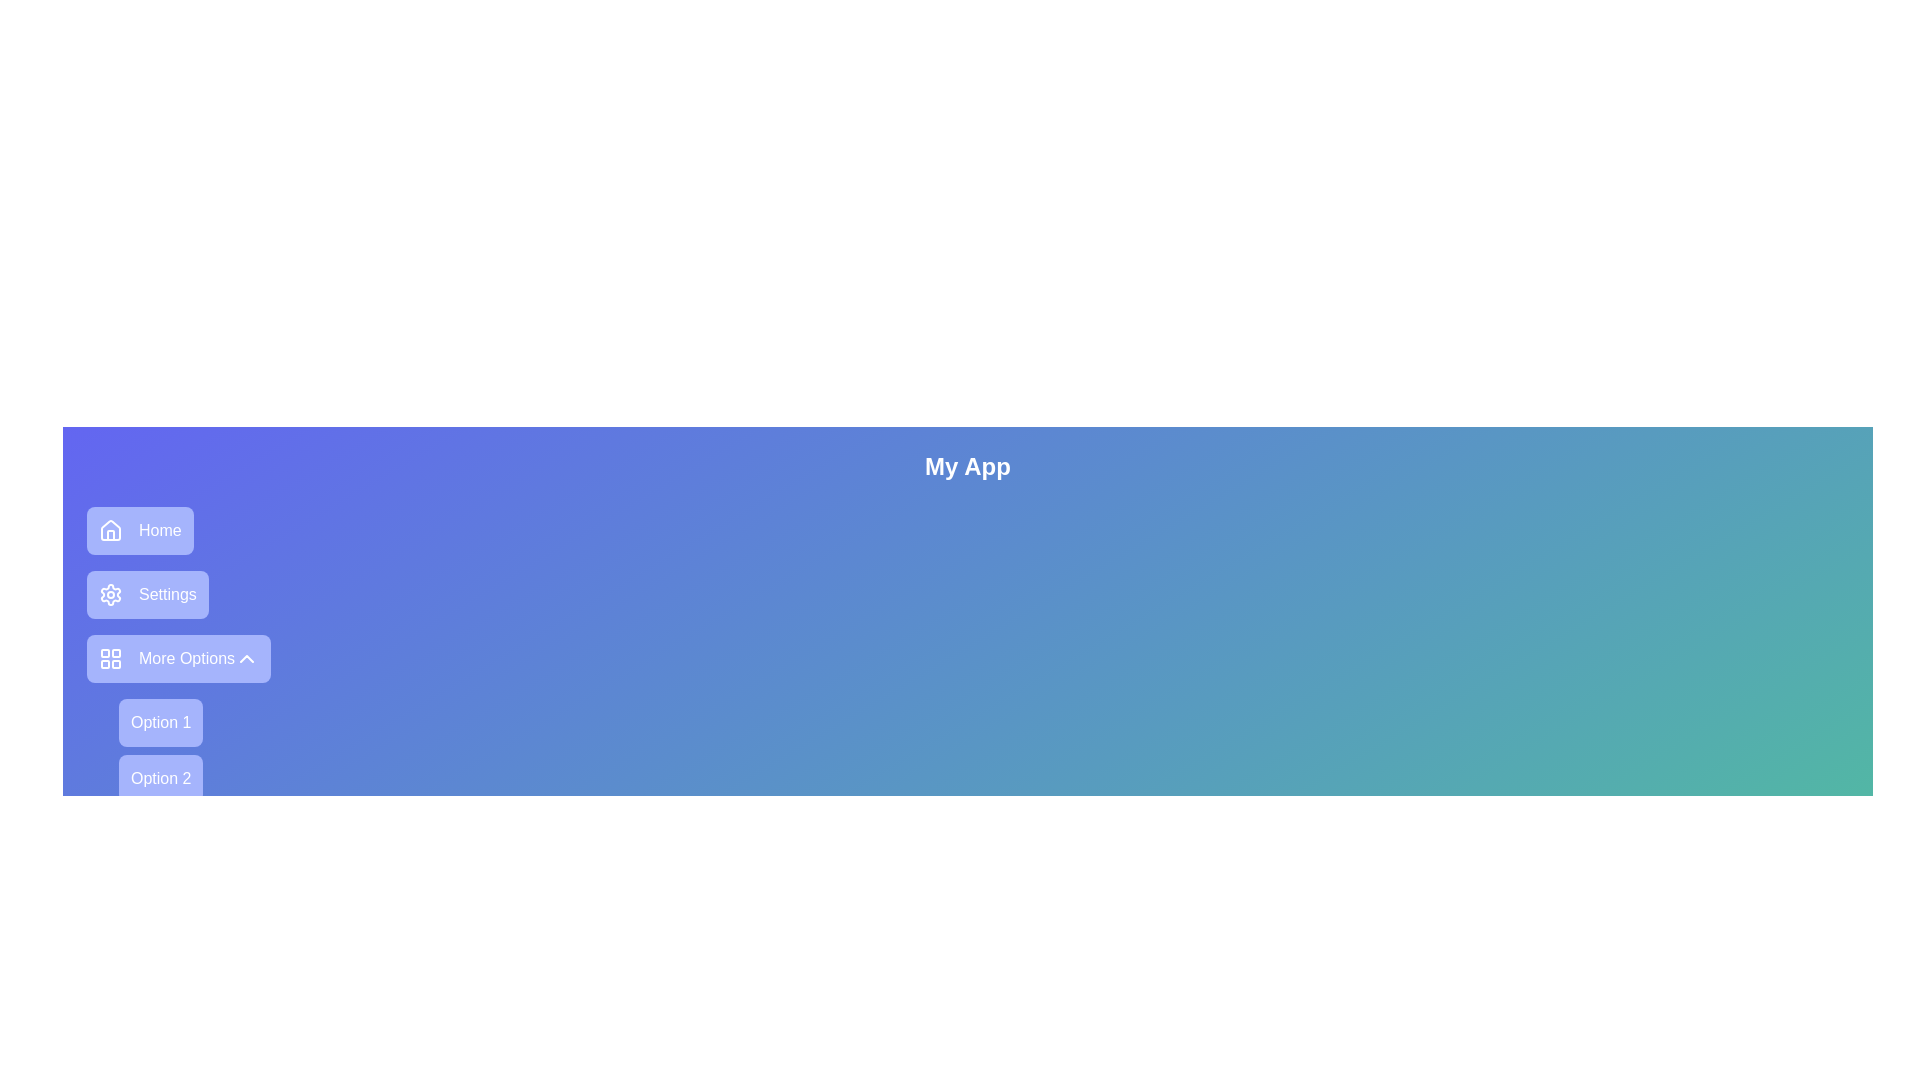  Describe the element at coordinates (178, 659) in the screenshot. I see `the toggle button located as the third option in the vertical list on the left side of the interface` at that location.